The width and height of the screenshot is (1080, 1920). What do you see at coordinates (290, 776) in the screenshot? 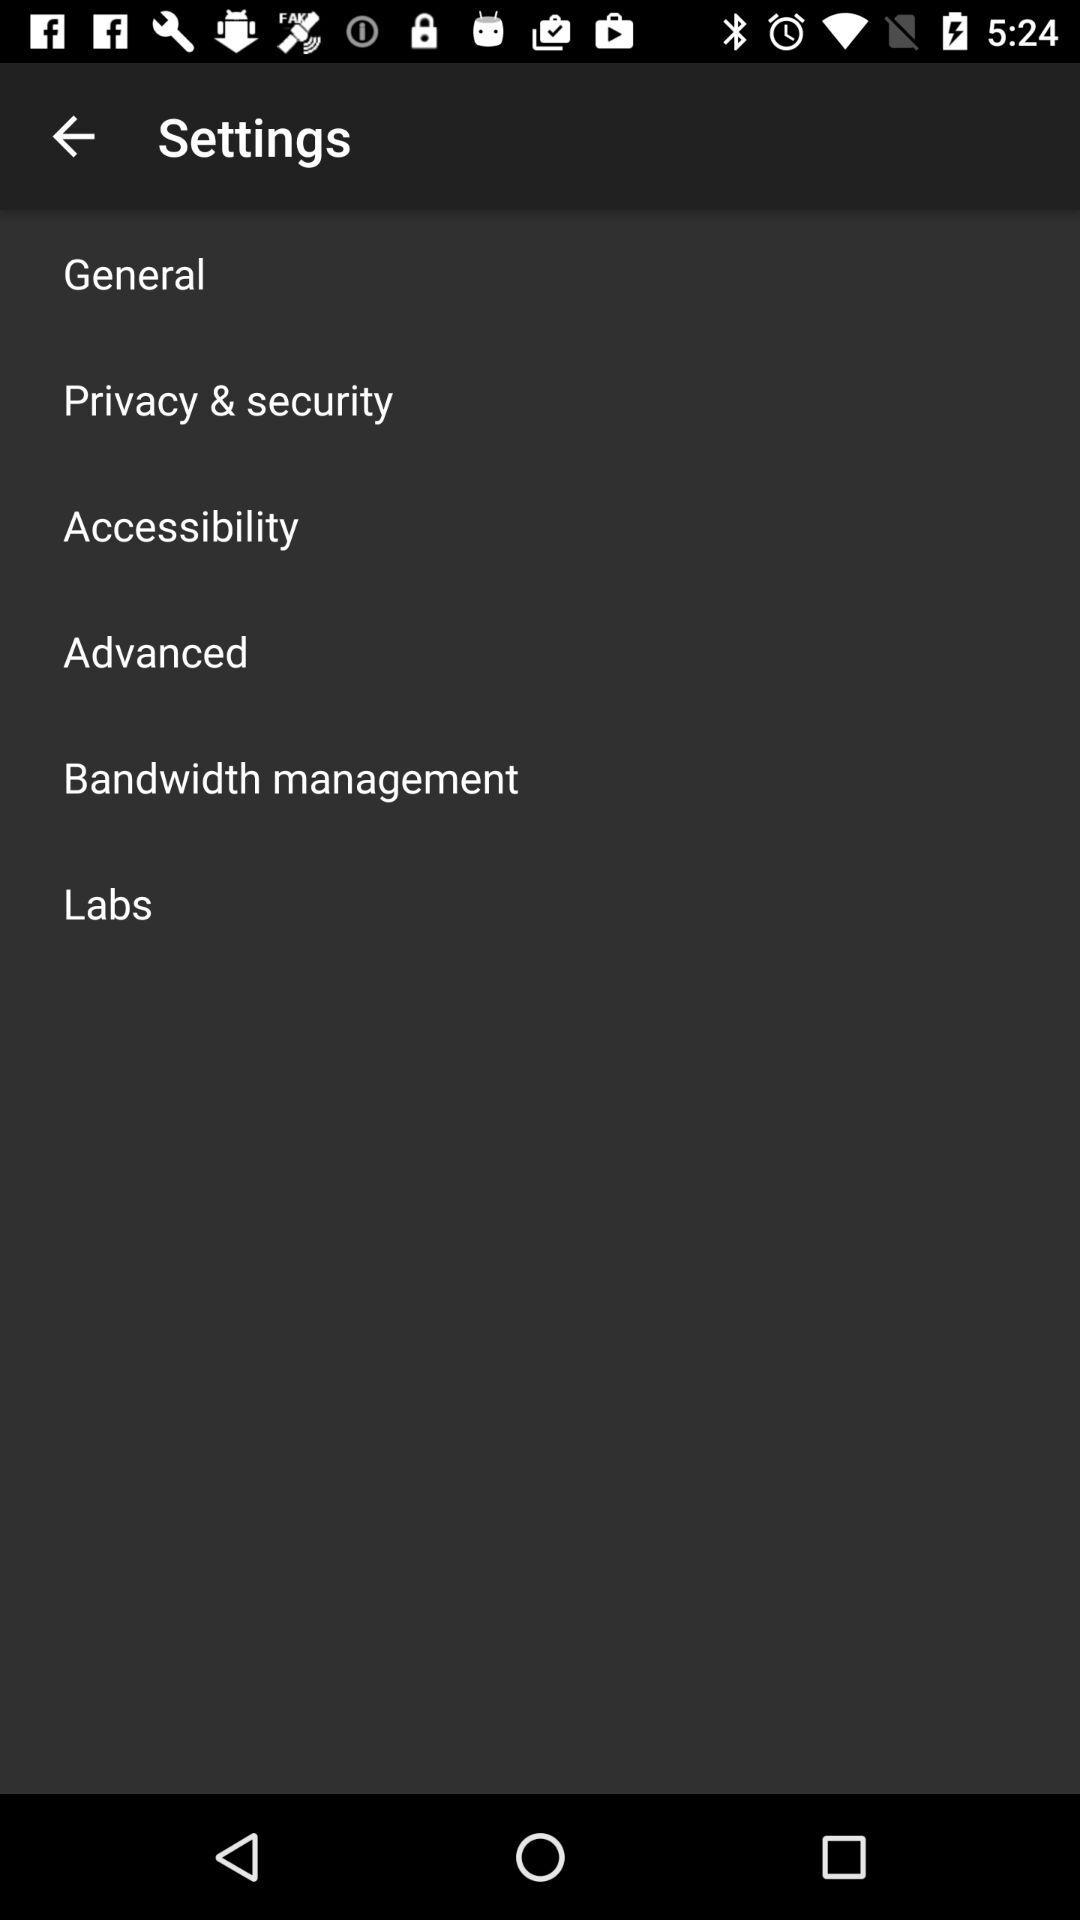
I see `the icon below advanced app` at bounding box center [290, 776].